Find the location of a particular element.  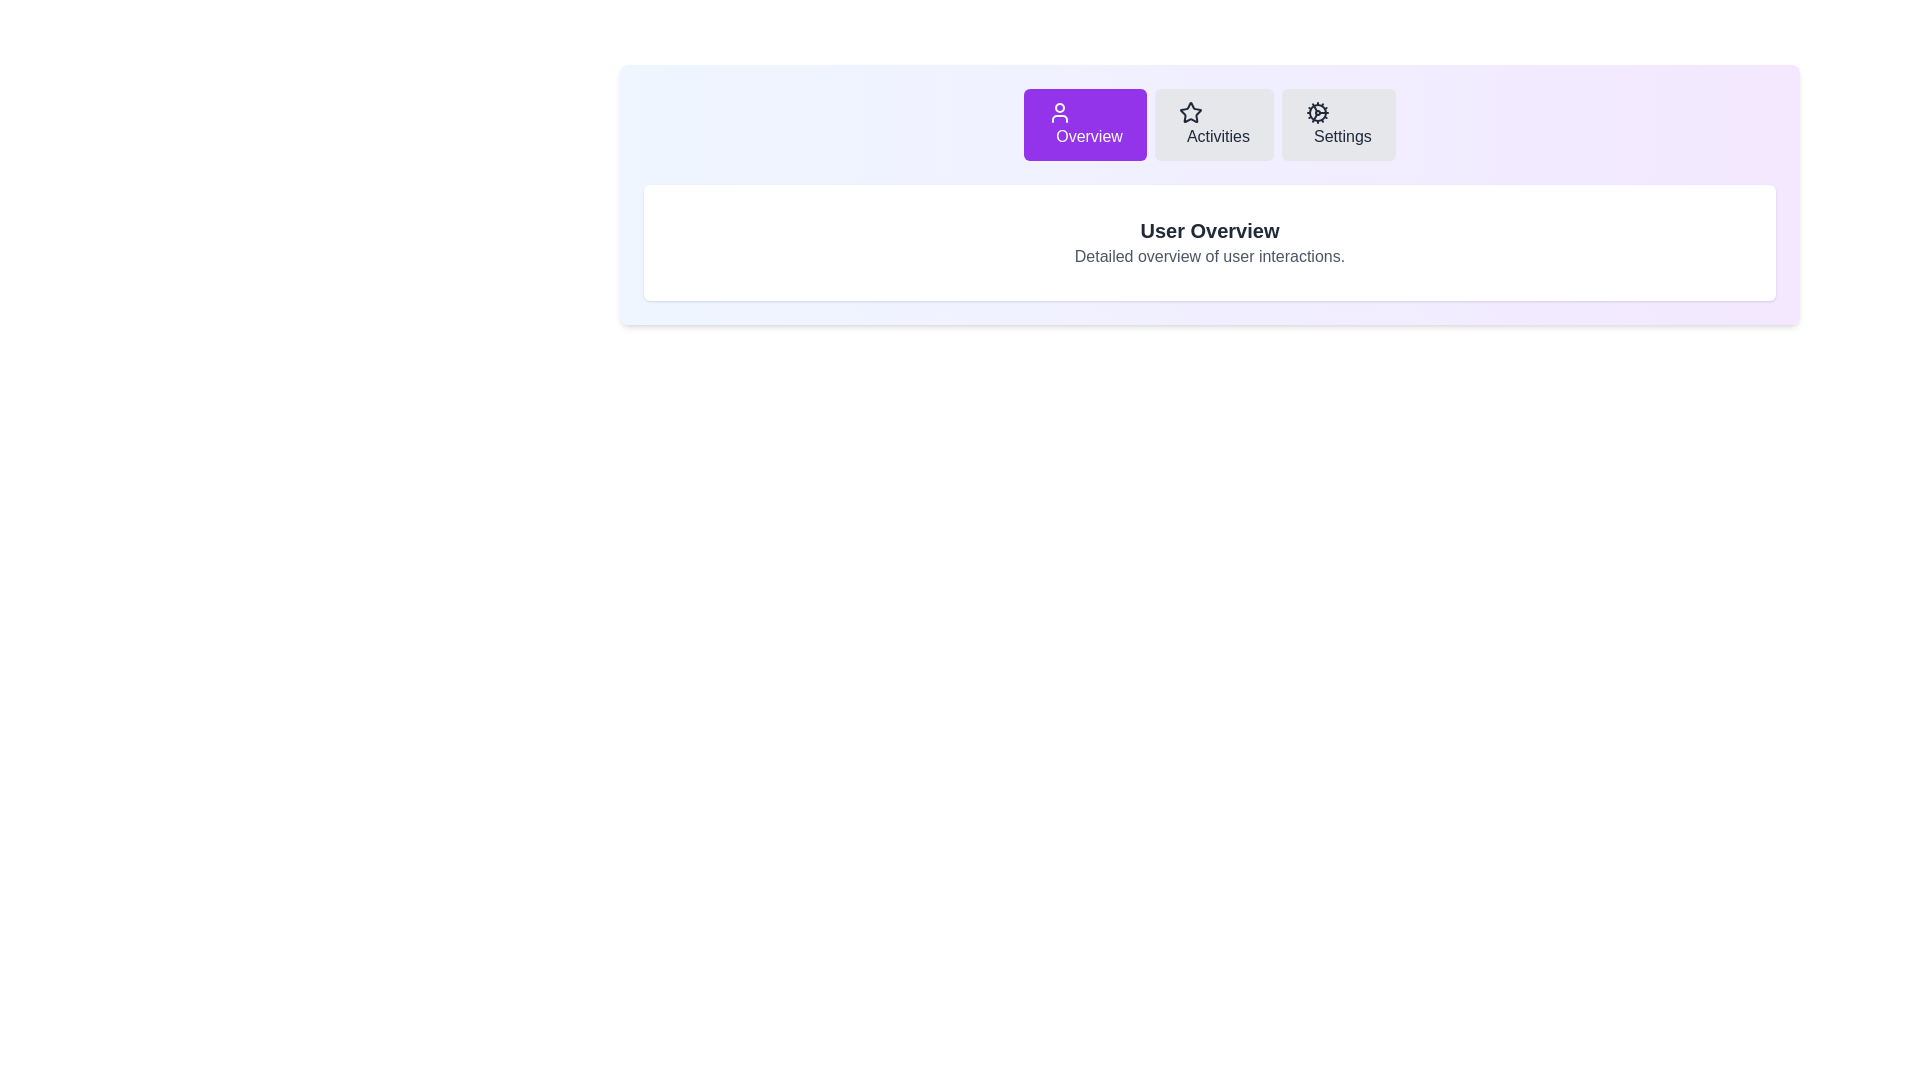

the 'Overview' label within the purple button located at the top-center of the interface is located at coordinates (1088, 135).